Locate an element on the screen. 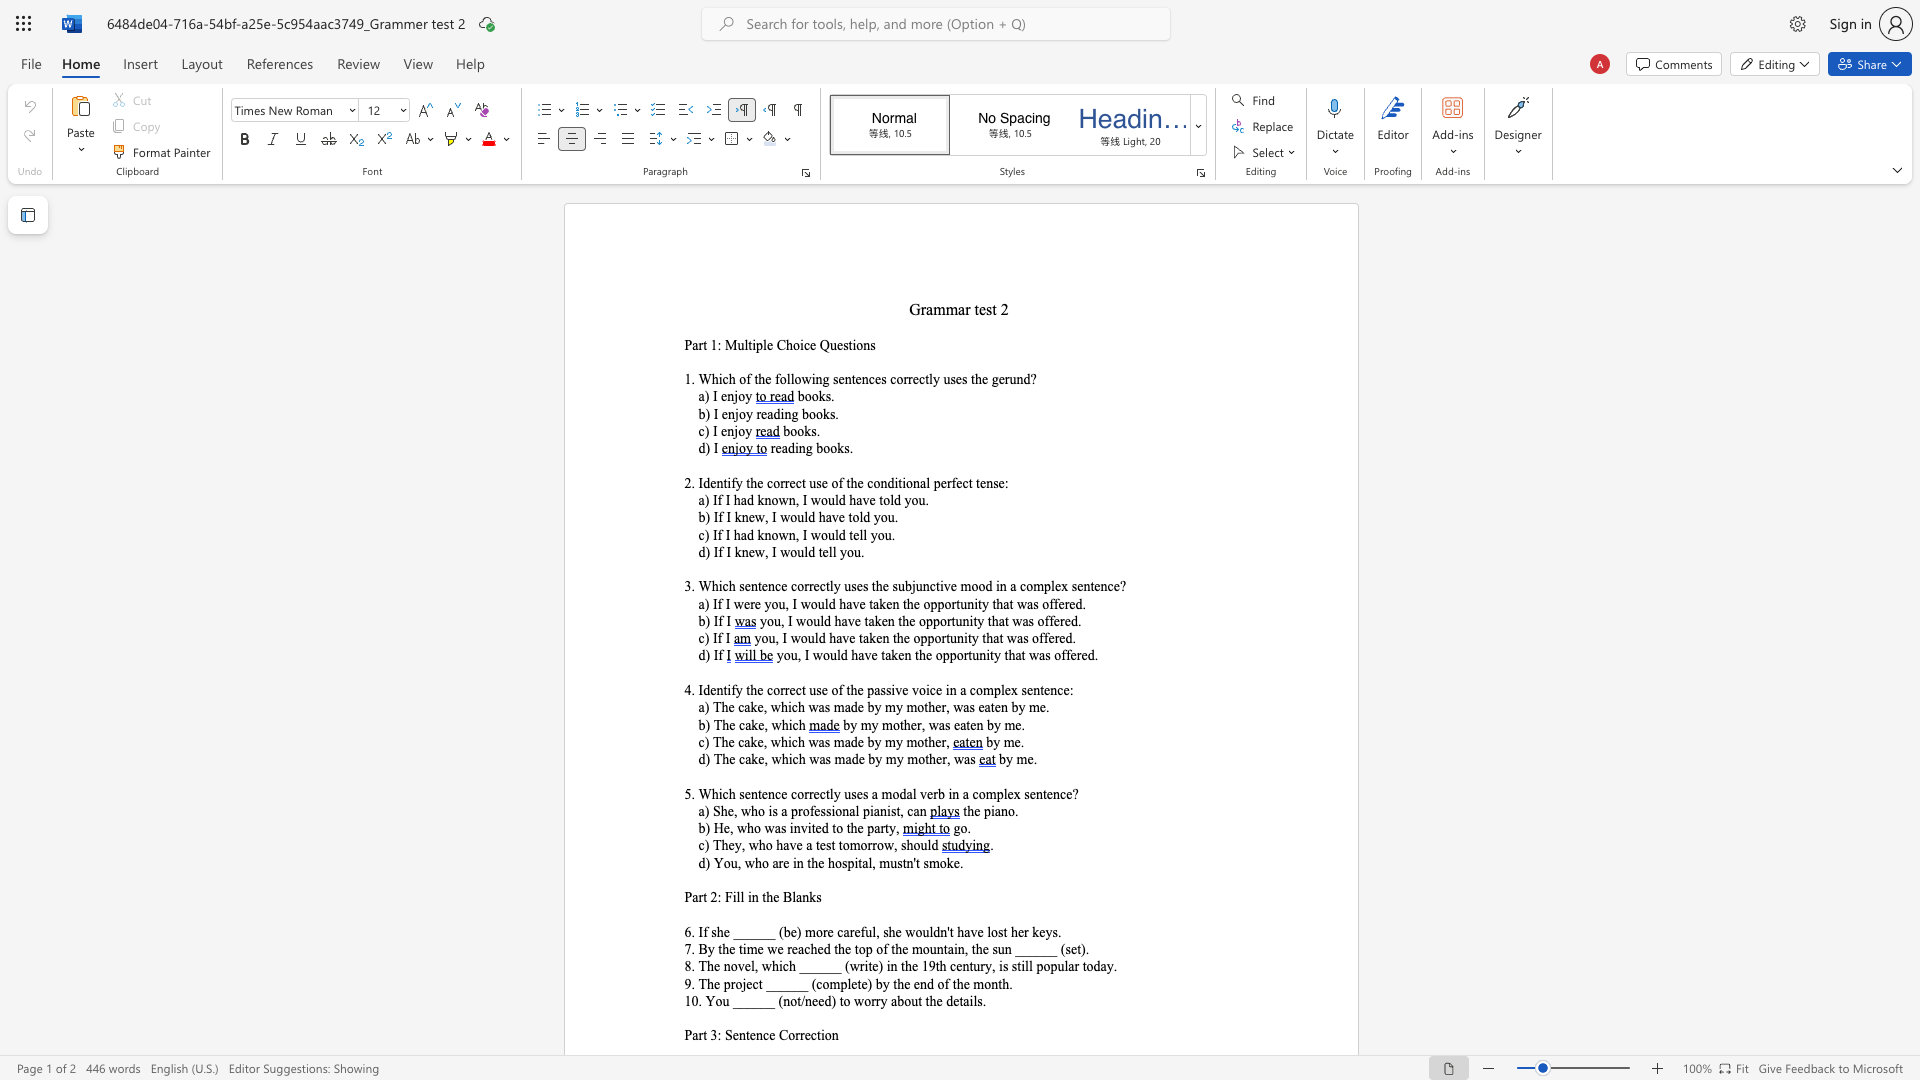 Image resolution: width=1920 pixels, height=1080 pixels. the subset text "er" within the text "1. Which of the following sentences correctly uses the gerund?" is located at coordinates (998, 379).